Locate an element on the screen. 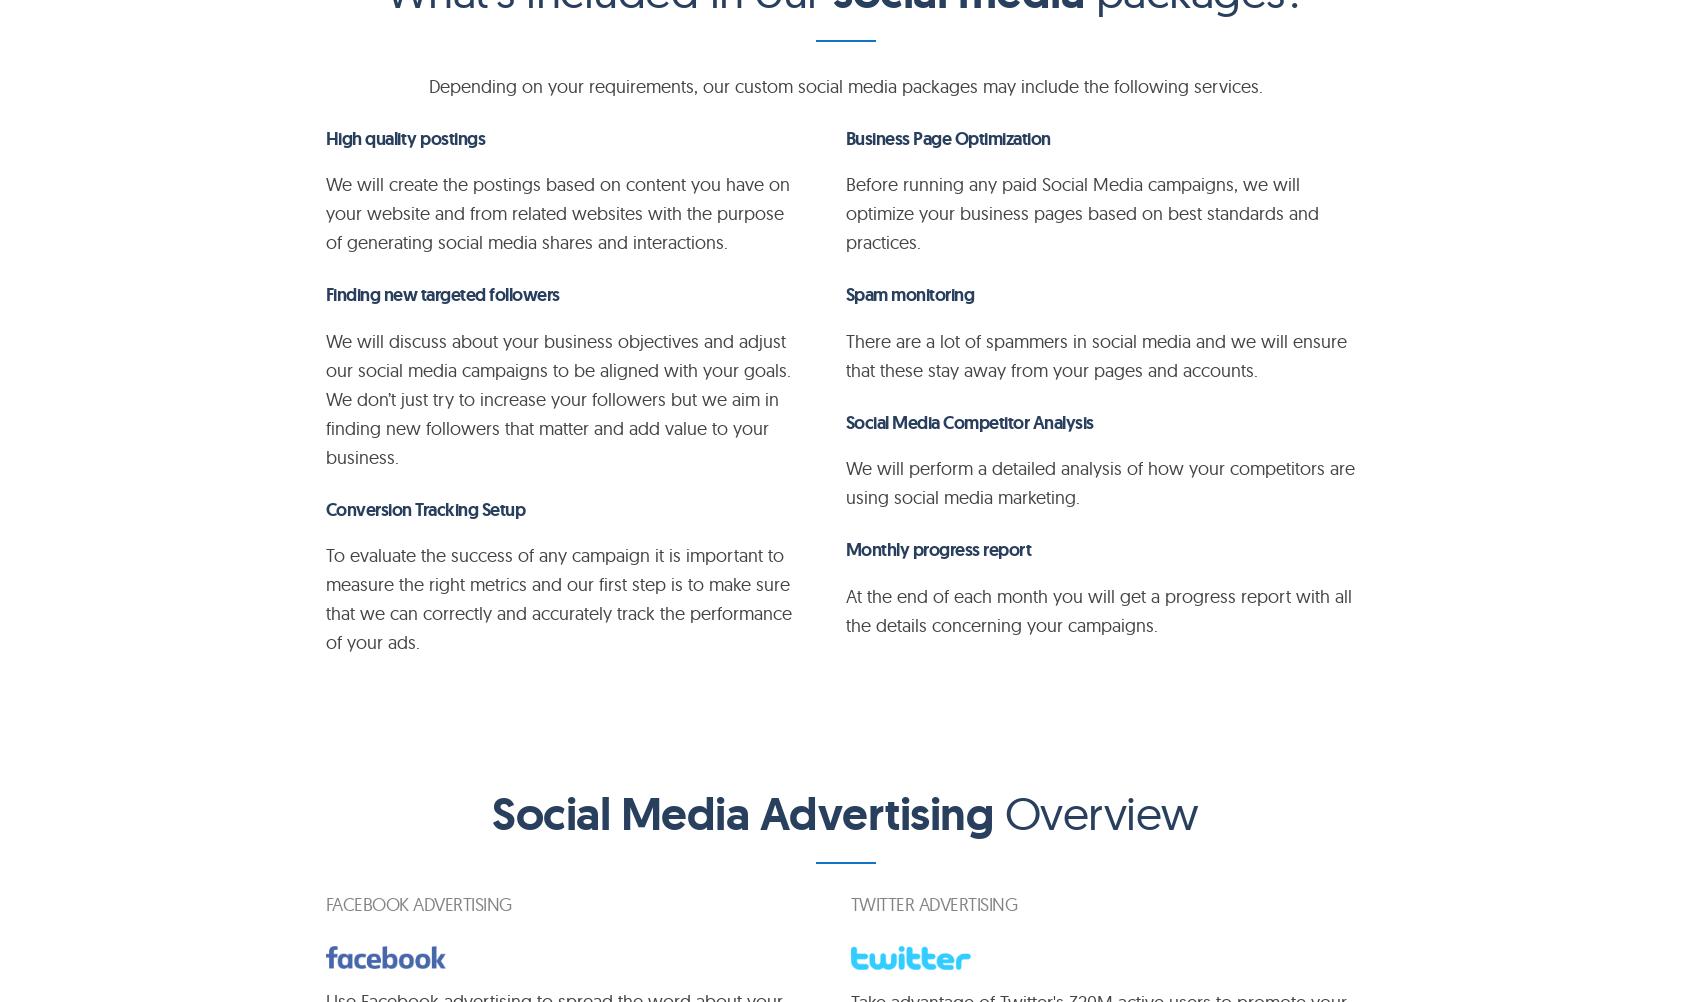  'TWITTER advertising' is located at coordinates (850, 904).